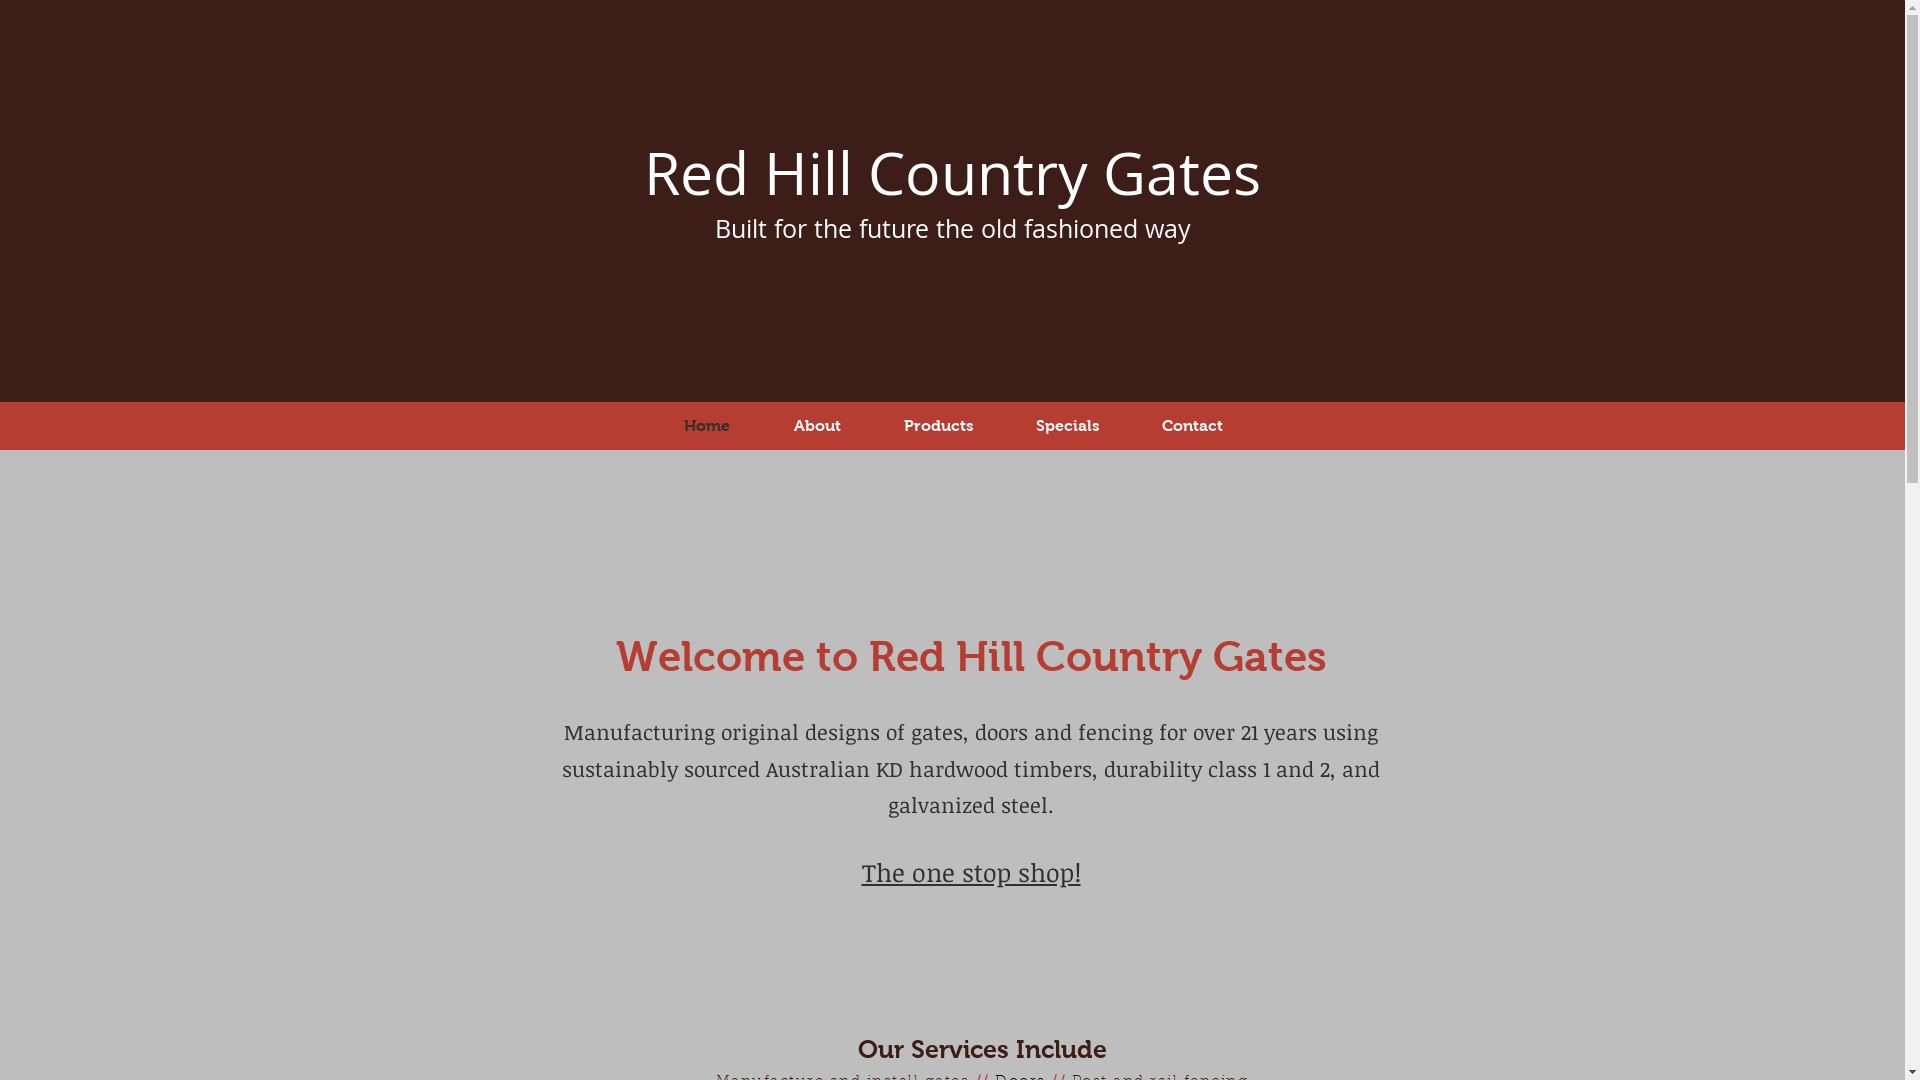 The image size is (1920, 1080). Describe the element at coordinates (872, 424) in the screenshot. I see `'Products'` at that location.